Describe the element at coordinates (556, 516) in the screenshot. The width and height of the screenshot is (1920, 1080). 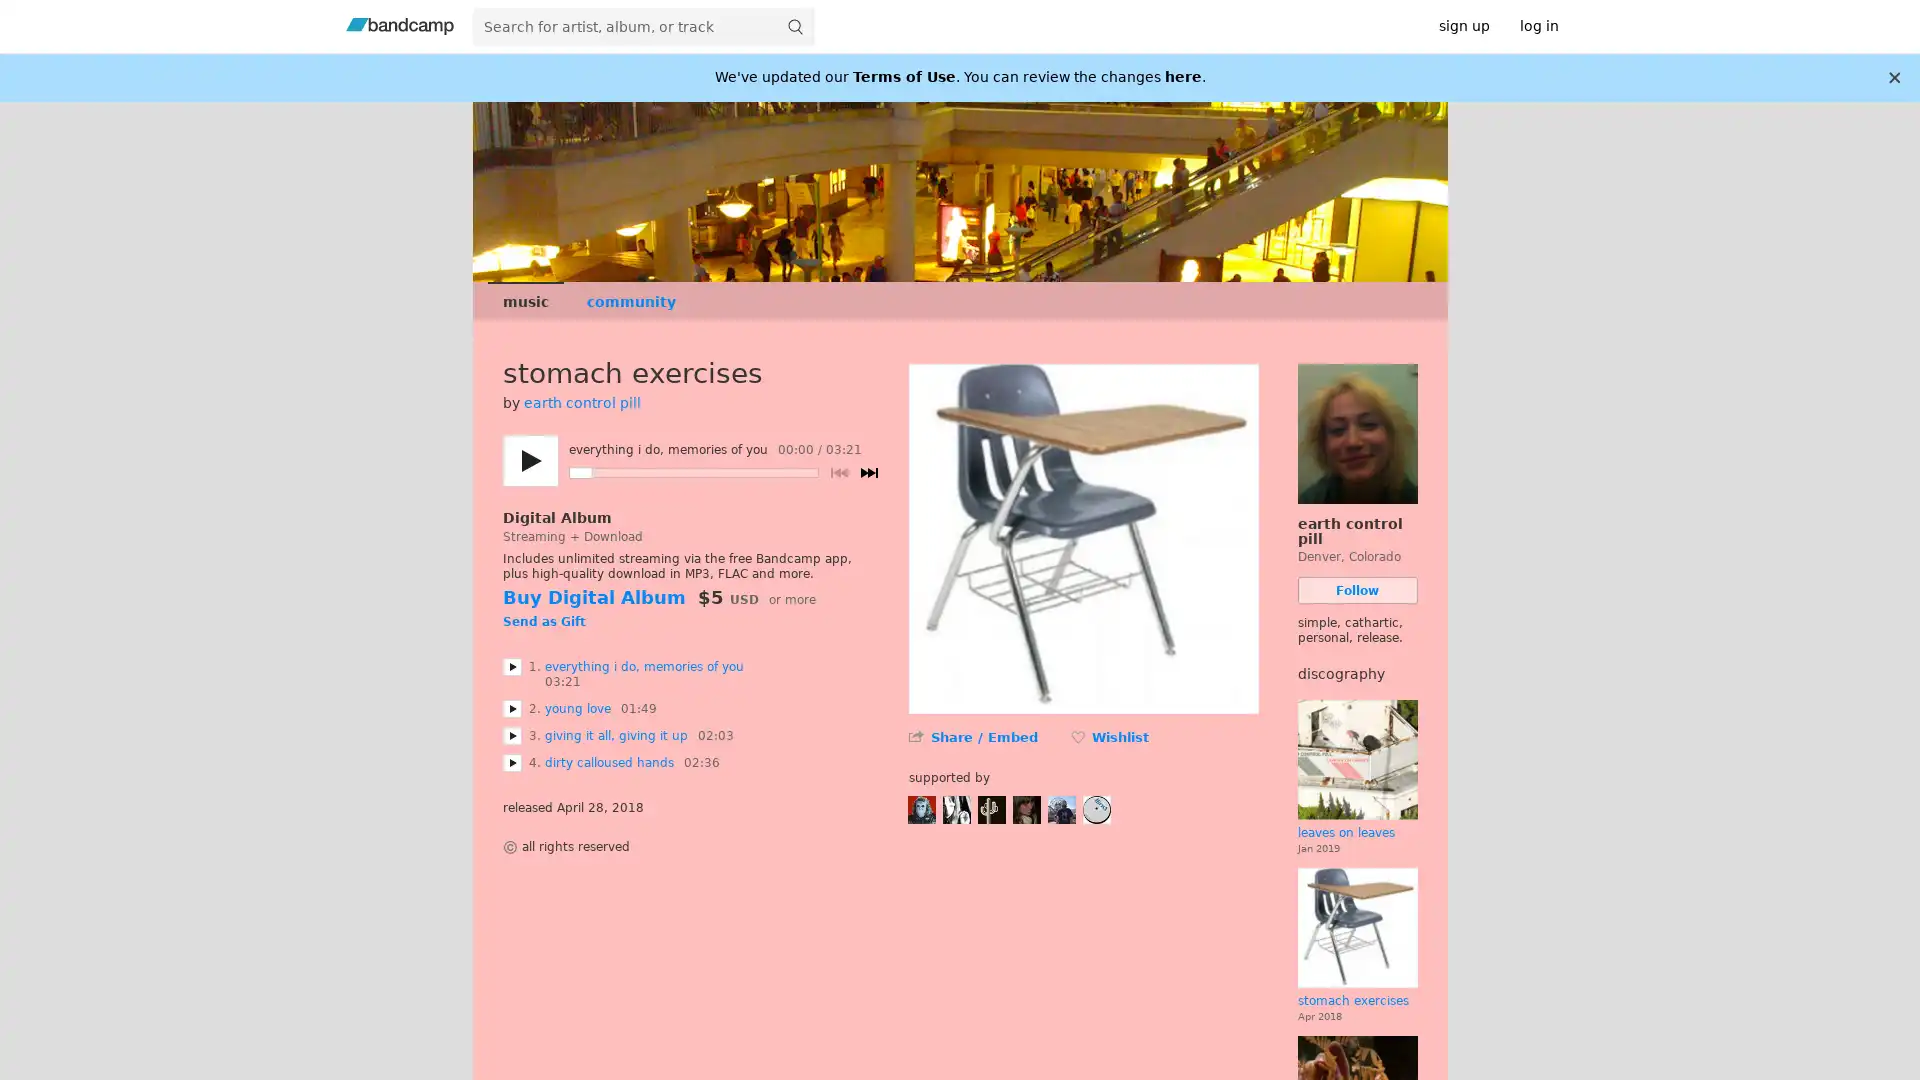
I see `Digital Album` at that location.